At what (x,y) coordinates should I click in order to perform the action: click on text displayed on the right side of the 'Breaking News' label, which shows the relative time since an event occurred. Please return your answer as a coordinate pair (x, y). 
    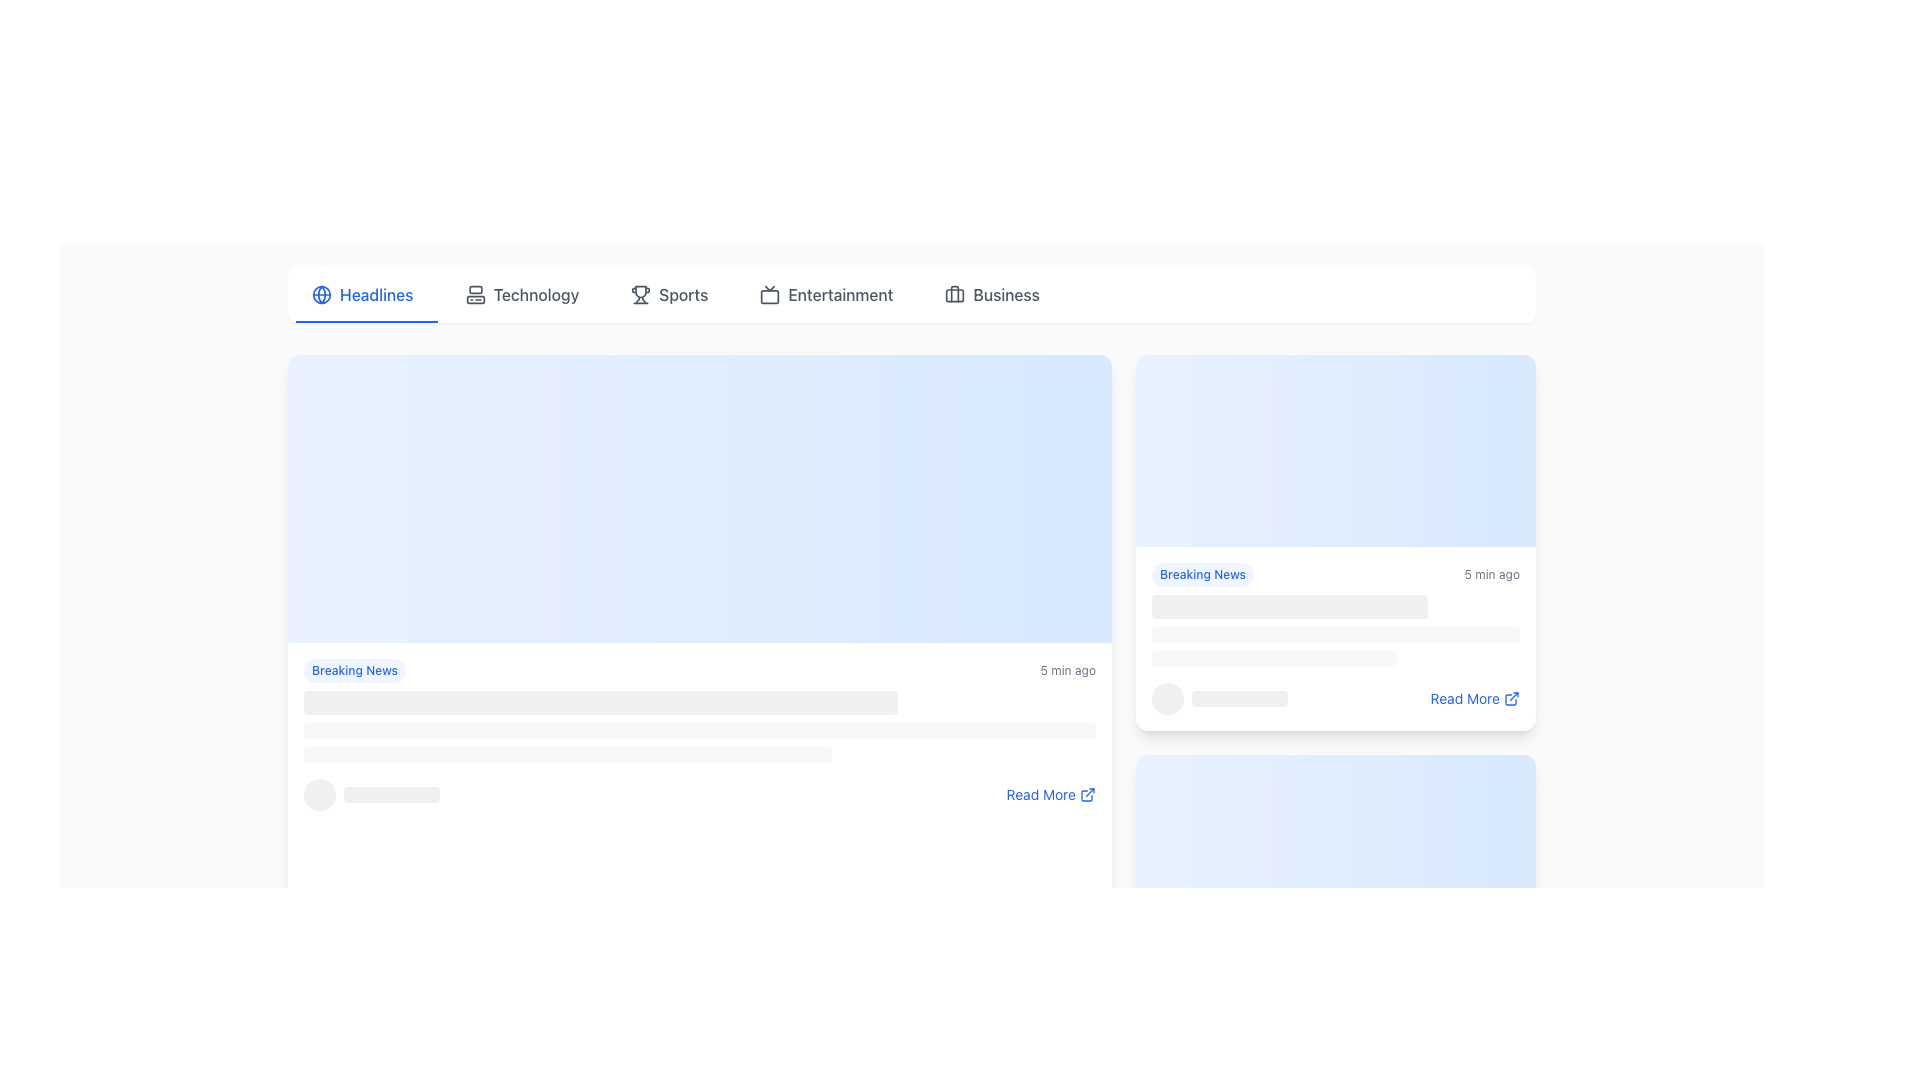
    Looking at the image, I should click on (1067, 671).